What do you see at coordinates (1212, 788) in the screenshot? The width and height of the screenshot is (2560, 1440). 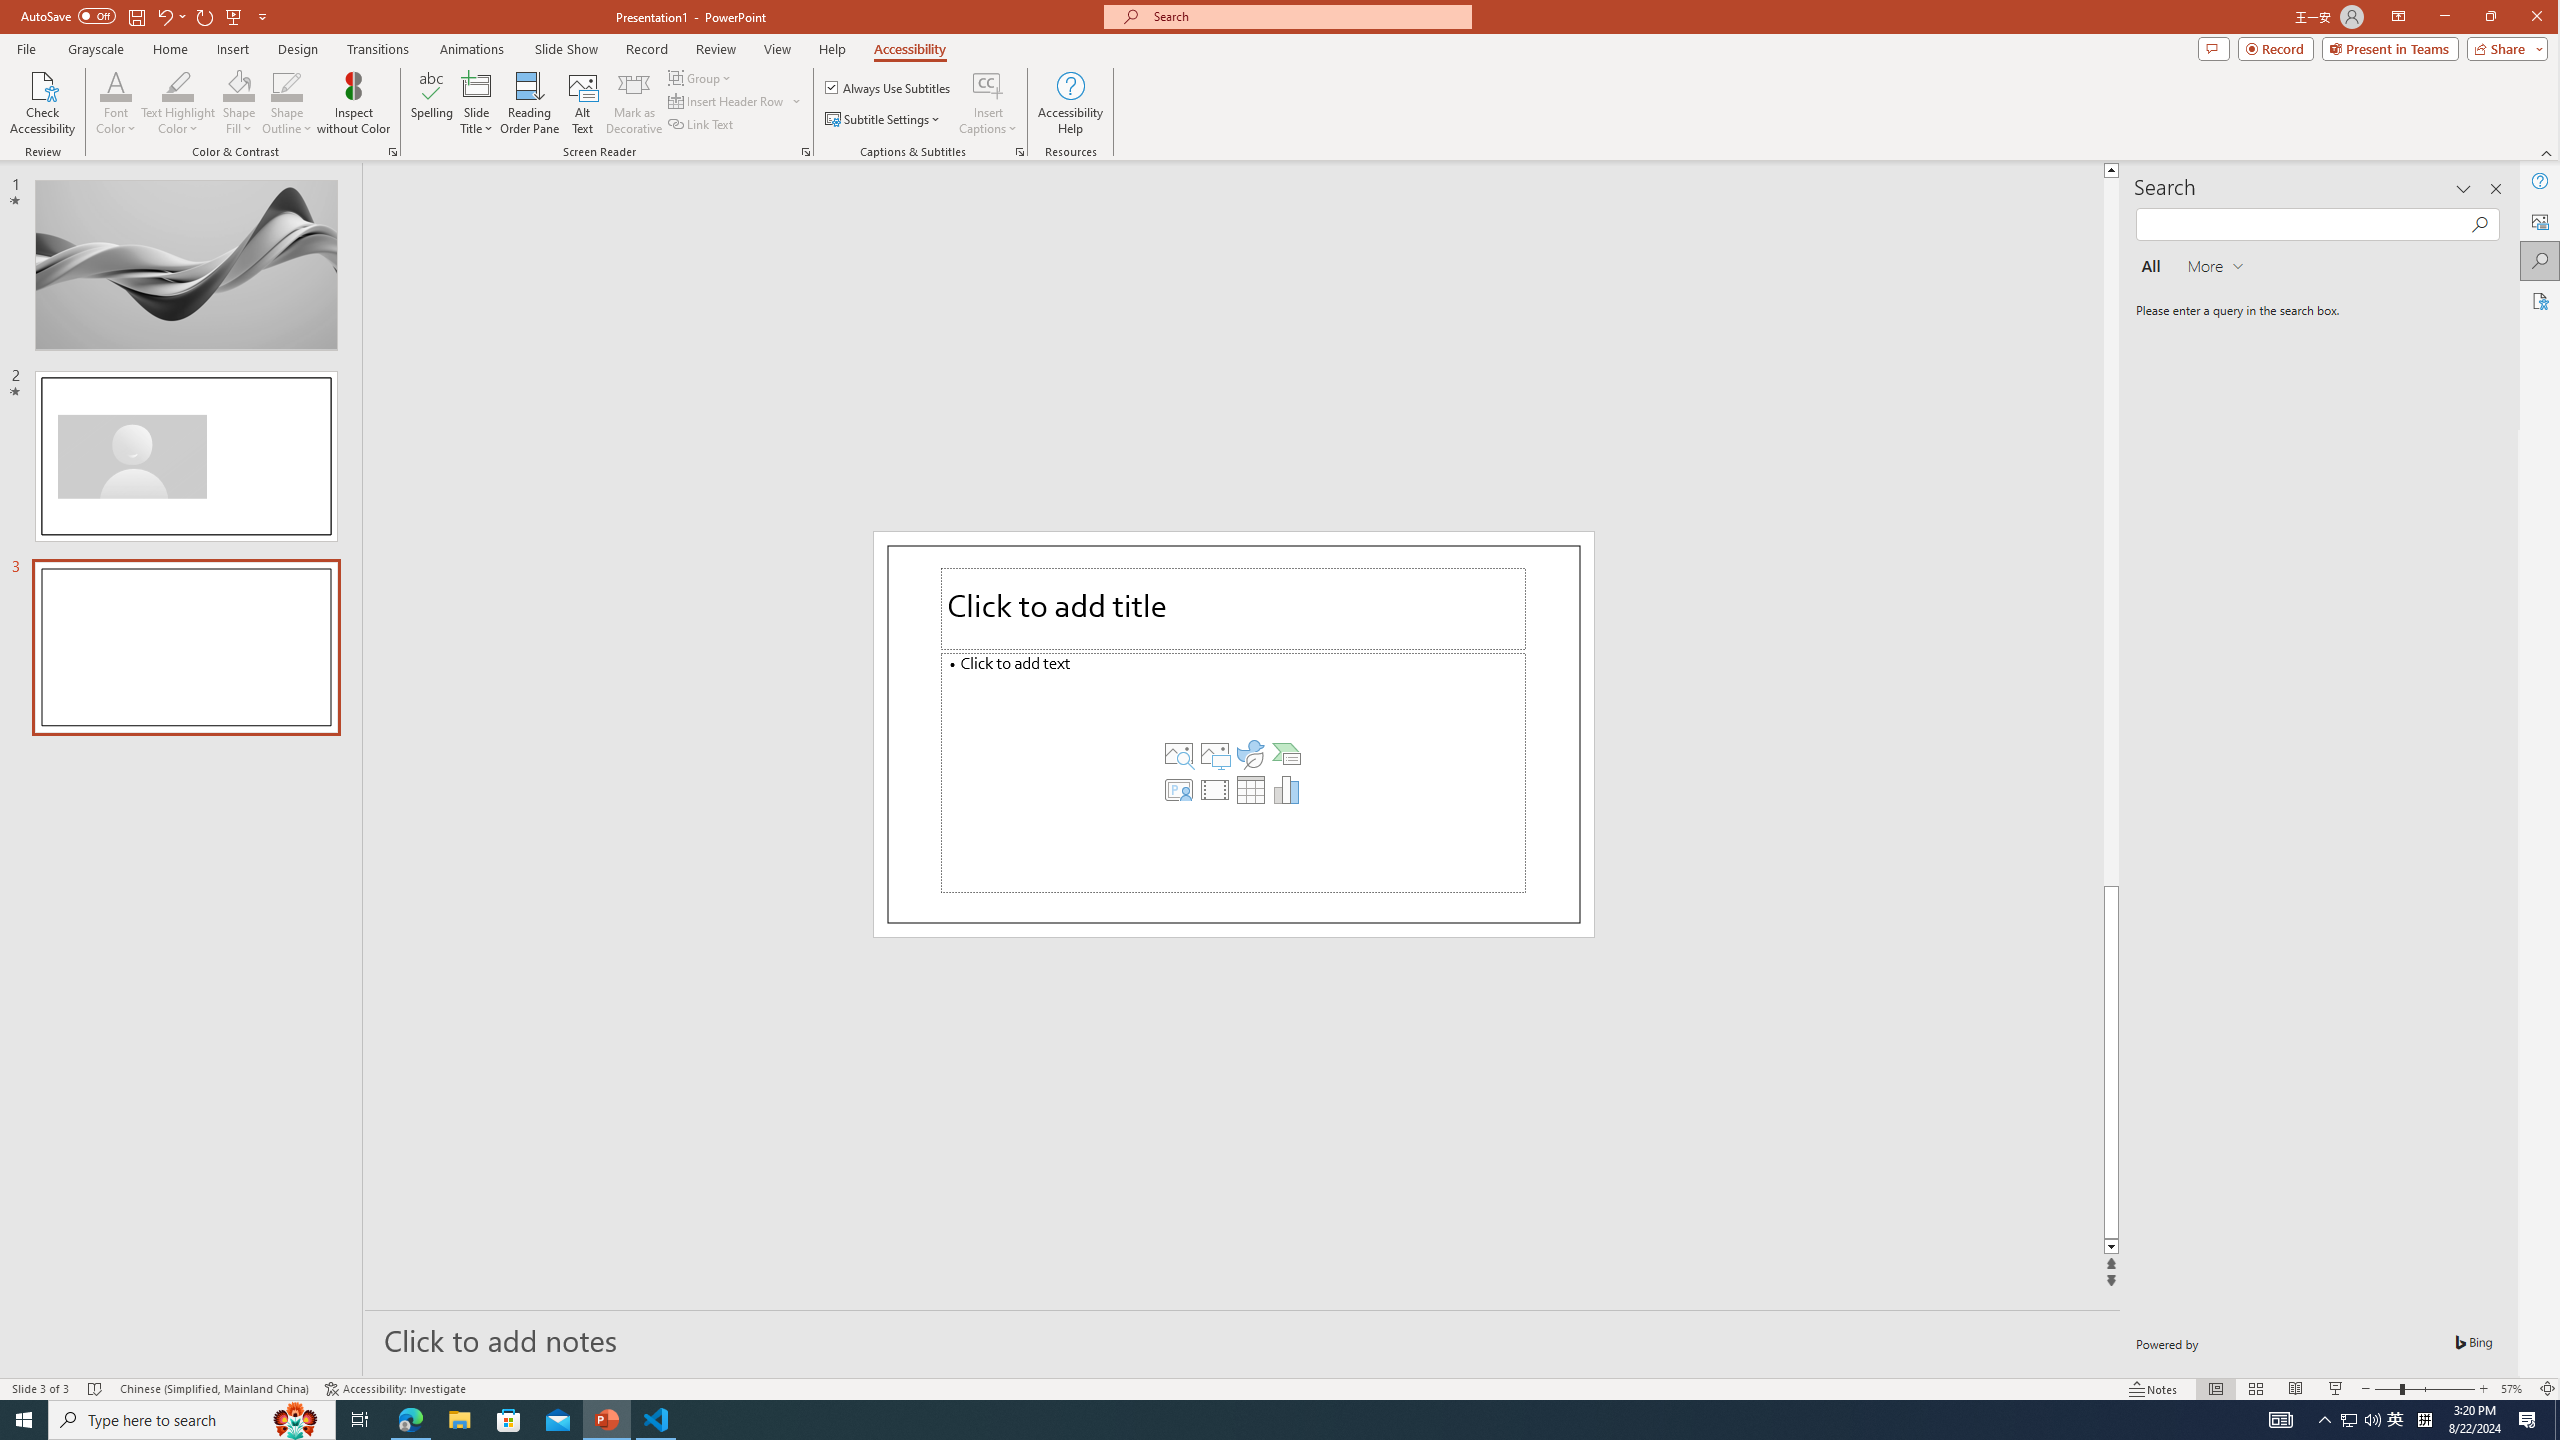 I see `'Insert Video'` at bounding box center [1212, 788].